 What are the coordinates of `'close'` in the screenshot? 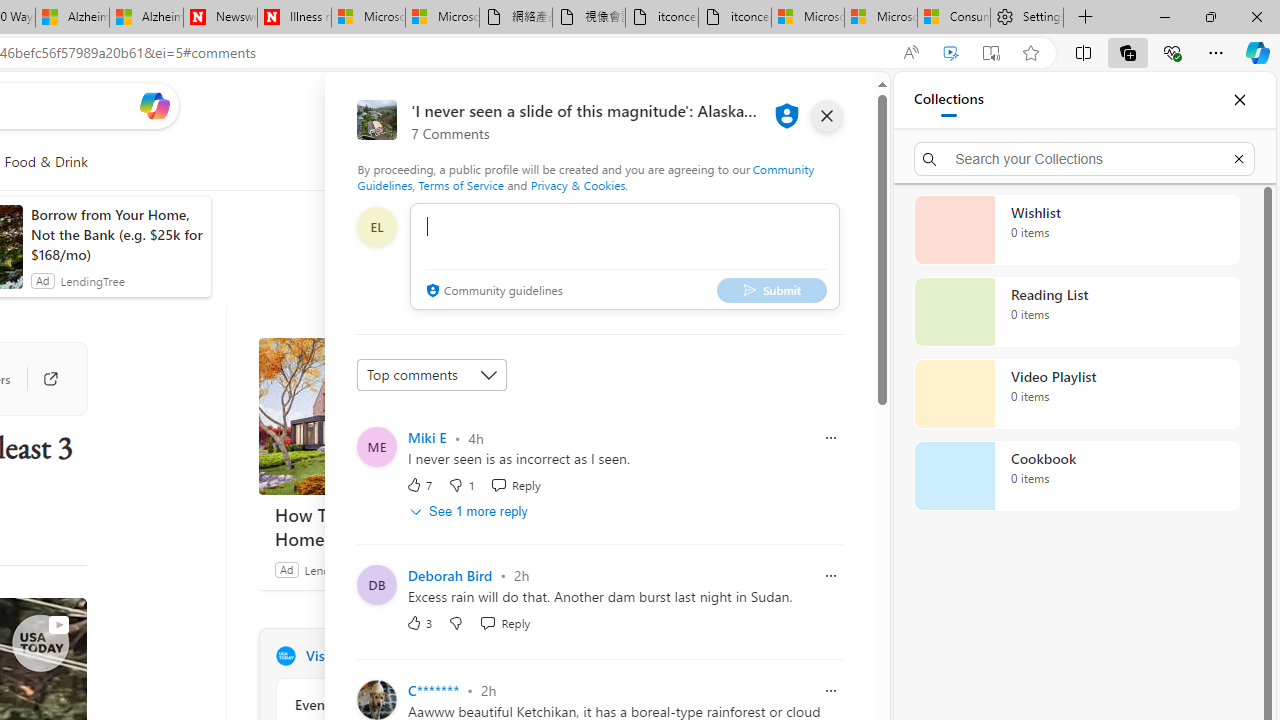 It's located at (827, 115).